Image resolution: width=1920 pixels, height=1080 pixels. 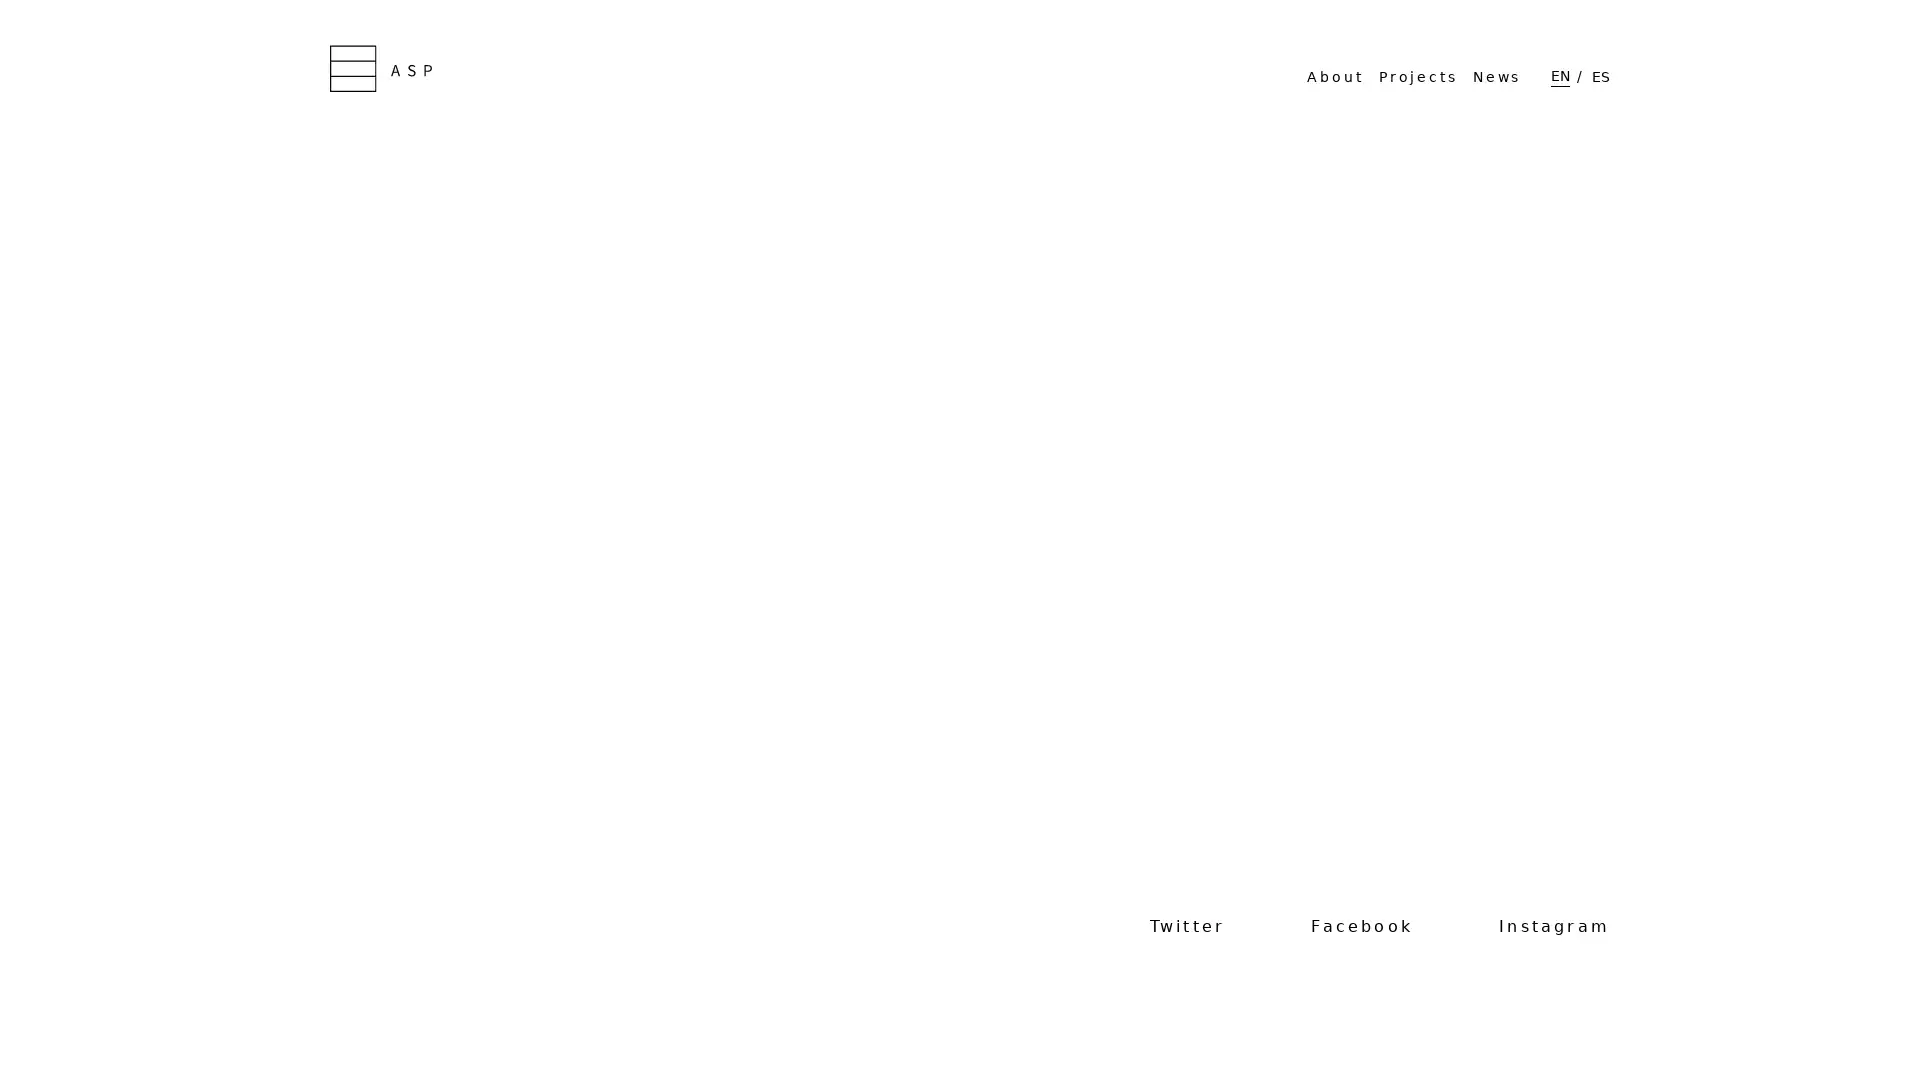 I want to click on EN, so click(x=1559, y=75).